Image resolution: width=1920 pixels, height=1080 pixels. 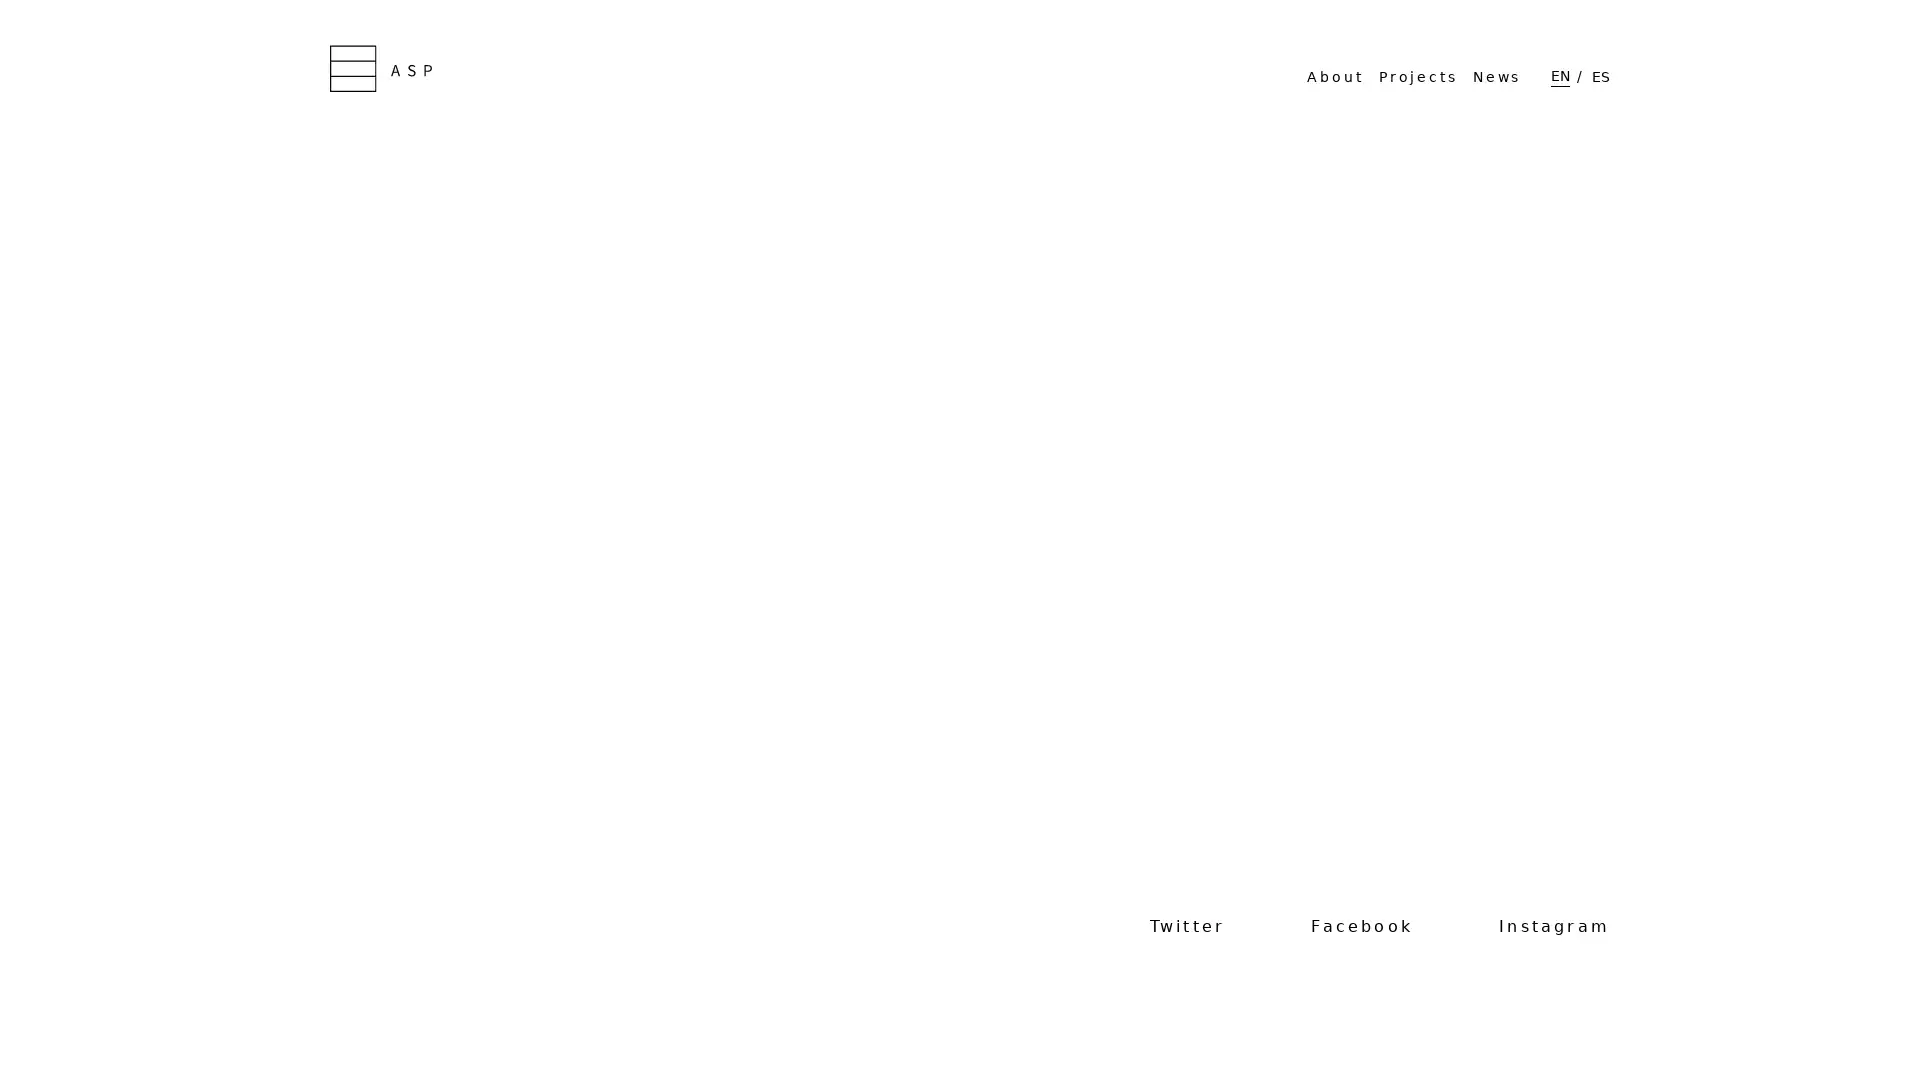 I want to click on EN, so click(x=1559, y=75).